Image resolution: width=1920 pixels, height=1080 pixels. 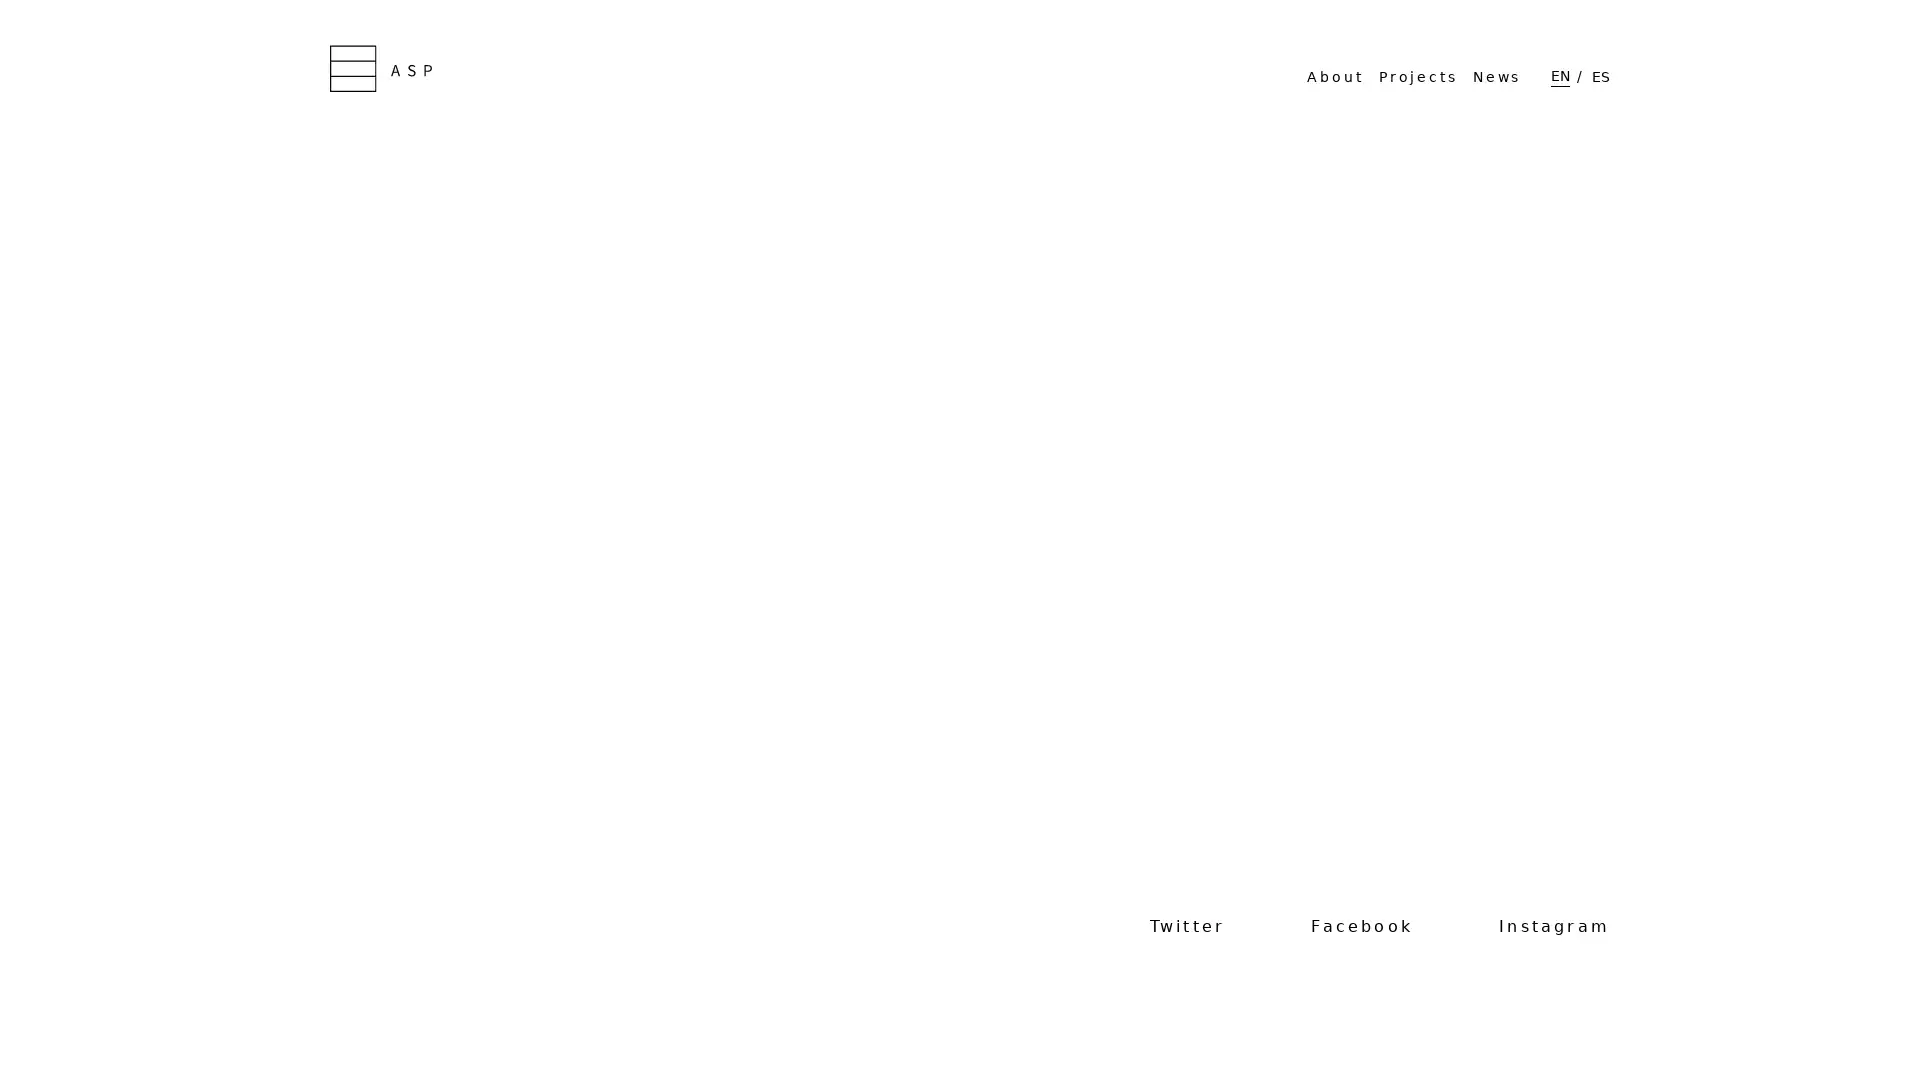 I want to click on EN, so click(x=1559, y=75).